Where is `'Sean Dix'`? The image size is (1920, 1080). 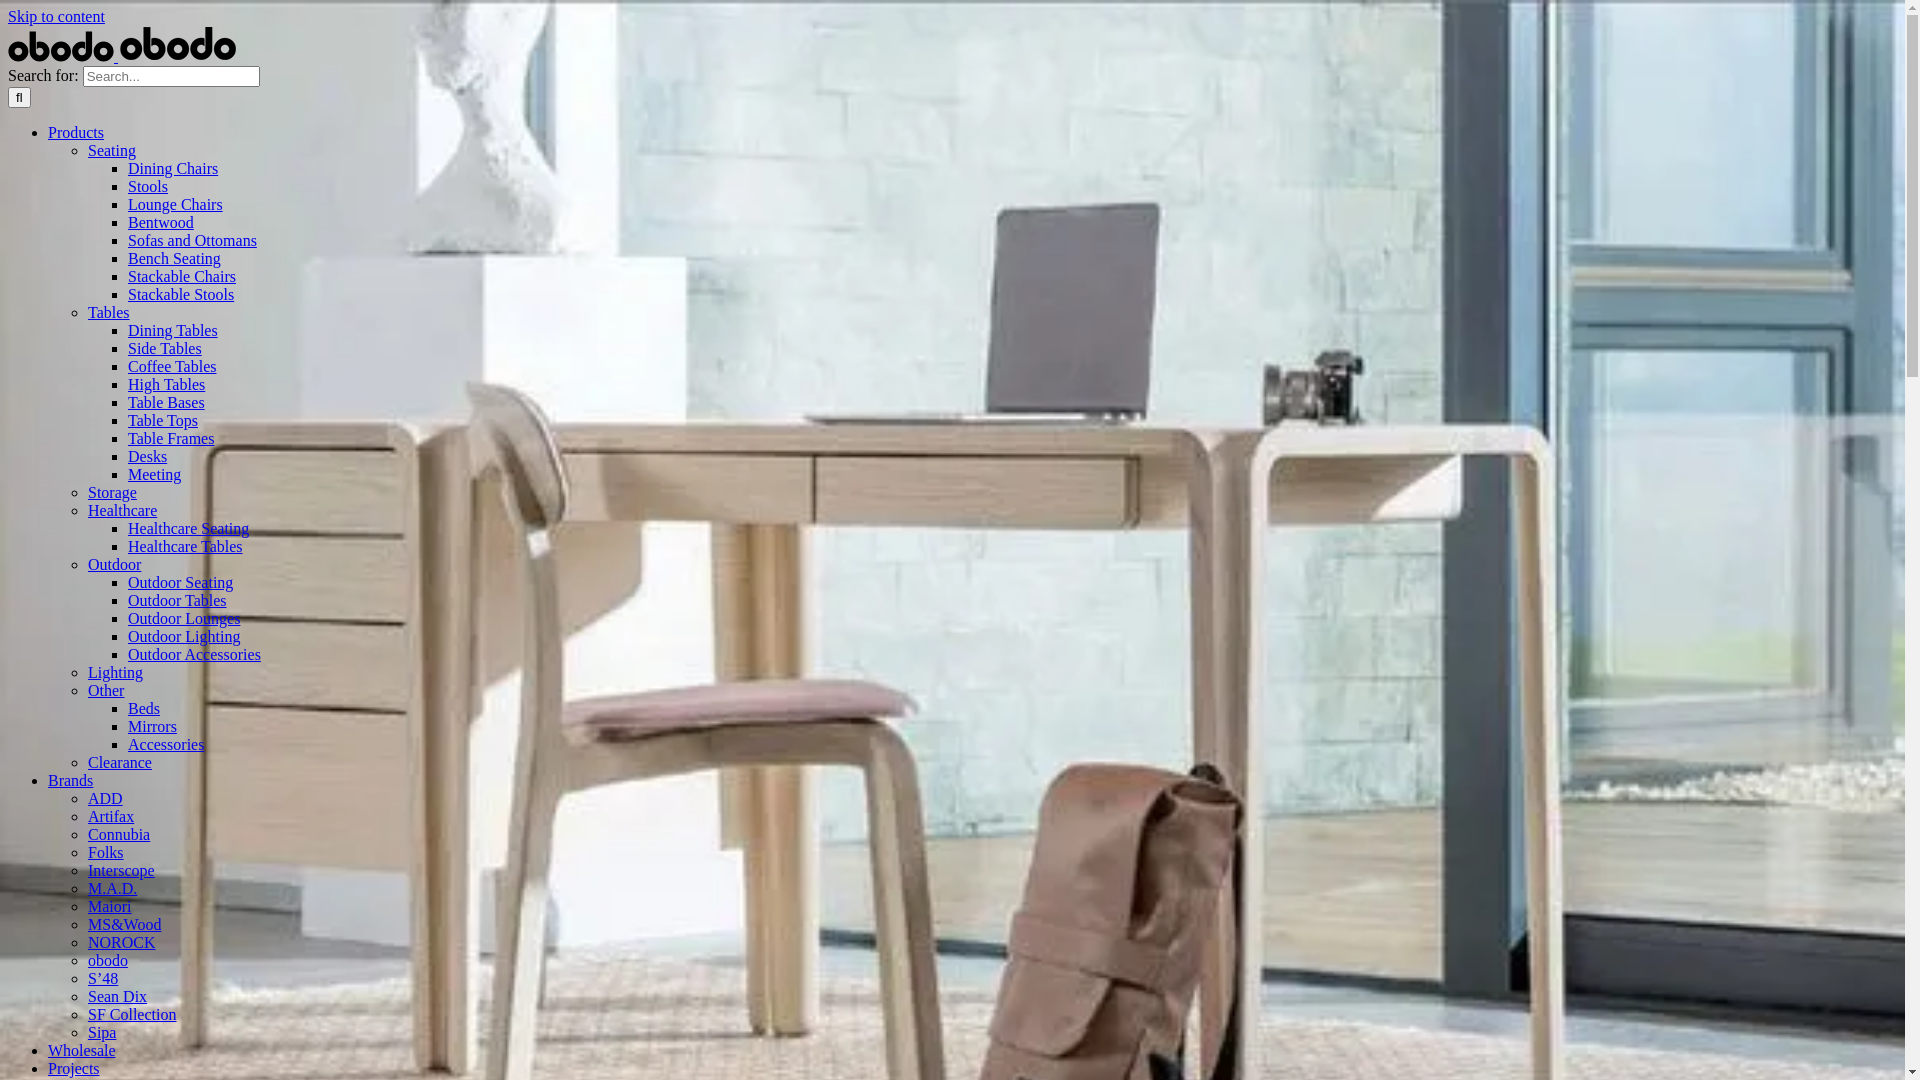 'Sean Dix' is located at coordinates (86, 996).